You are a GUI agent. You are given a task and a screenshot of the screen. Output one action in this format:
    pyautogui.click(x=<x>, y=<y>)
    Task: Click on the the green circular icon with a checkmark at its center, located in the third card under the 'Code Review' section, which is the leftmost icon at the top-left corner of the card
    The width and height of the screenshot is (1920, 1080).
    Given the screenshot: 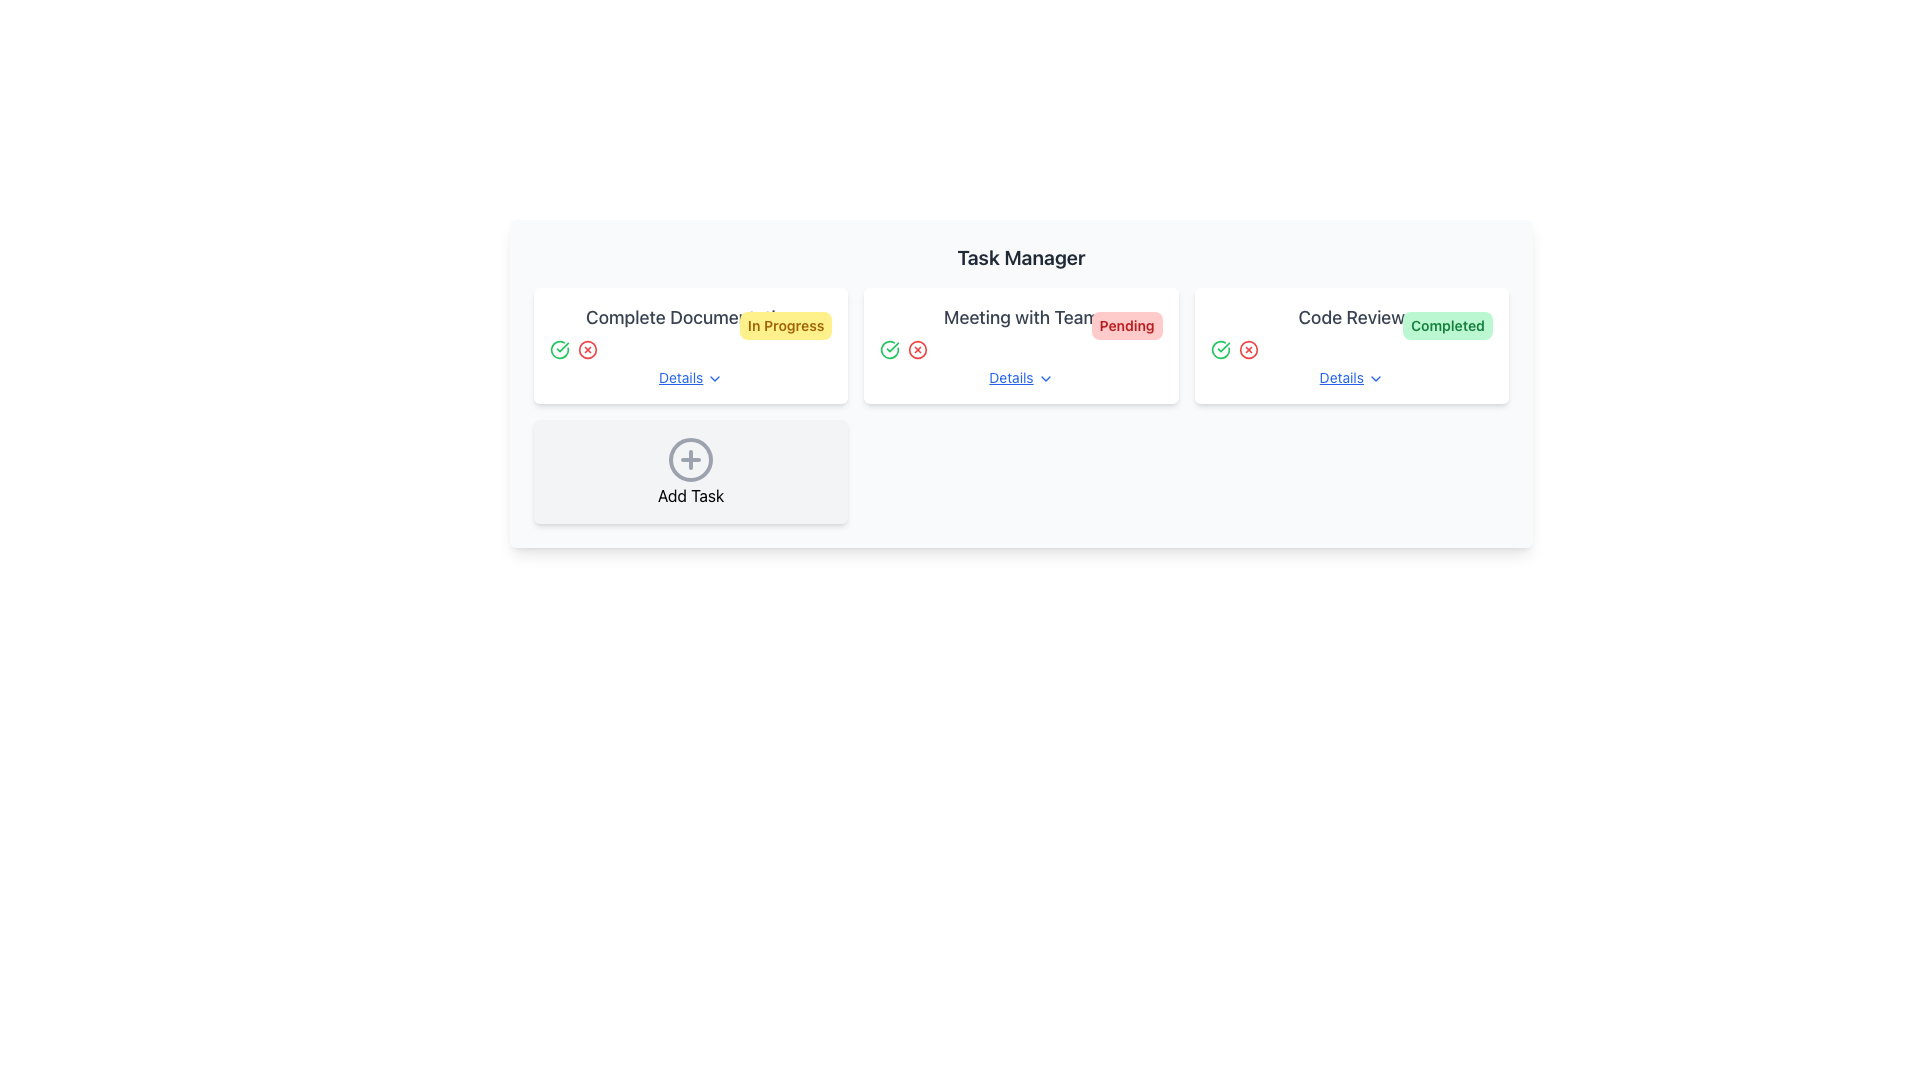 What is the action you would take?
    pyautogui.click(x=1219, y=349)
    